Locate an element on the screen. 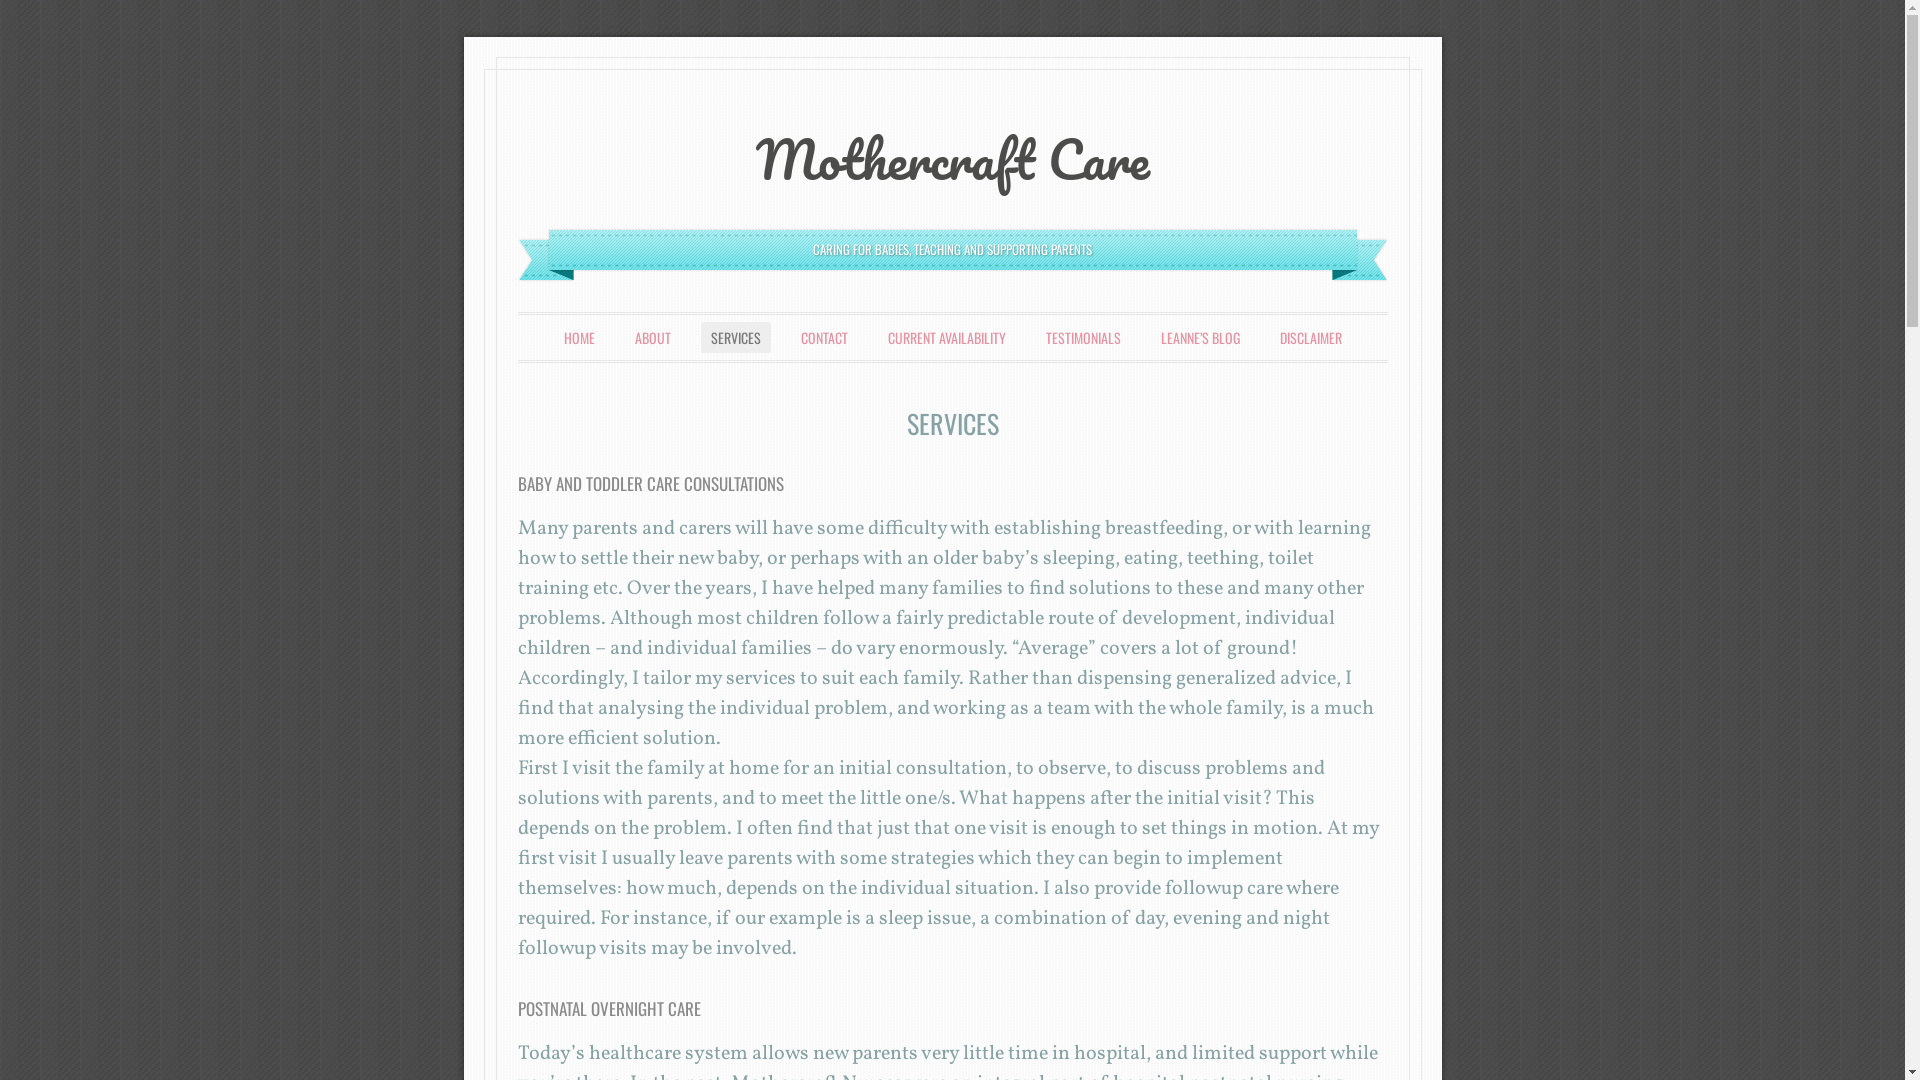 This screenshot has width=1920, height=1080. 'HOME' is located at coordinates (578, 336).